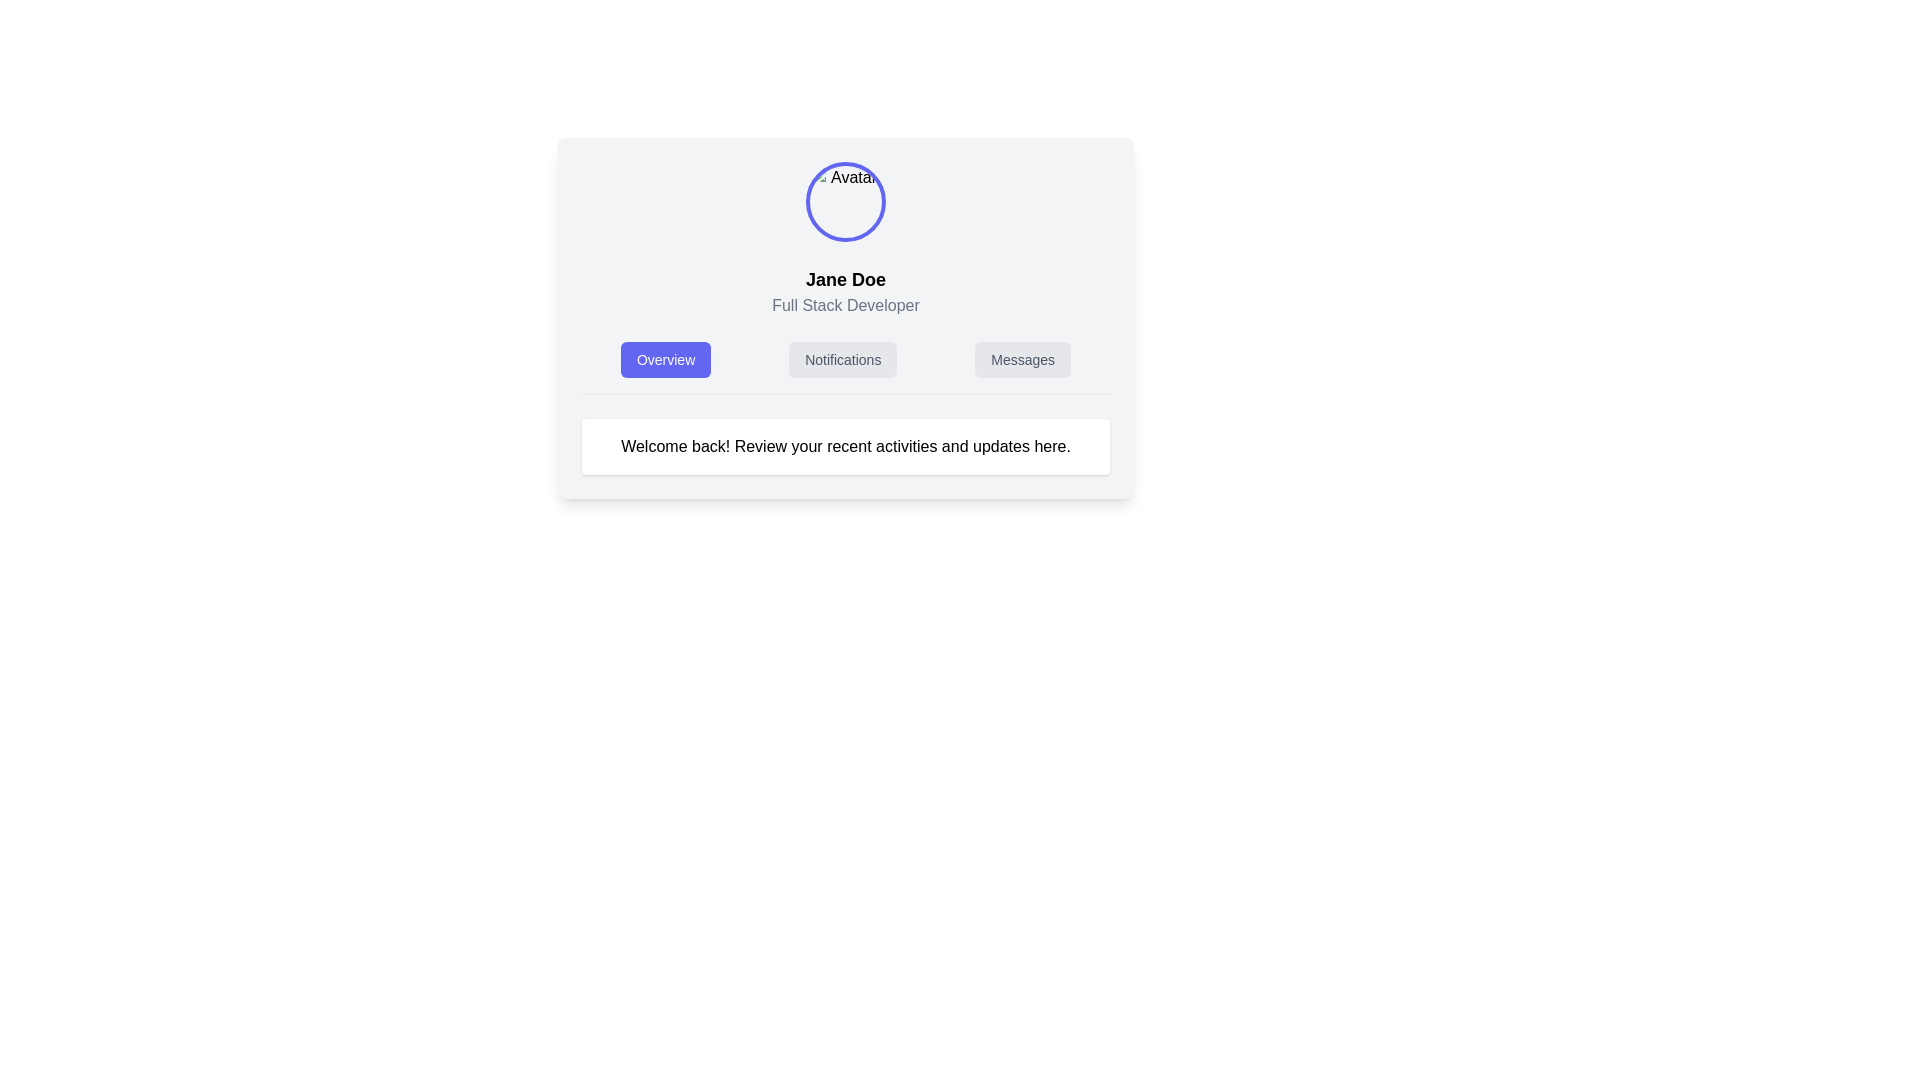 The width and height of the screenshot is (1920, 1080). I want to click on the non-interactive informational text block located below the buttons 'Overview', 'Notifications', and 'Messages', so click(845, 446).